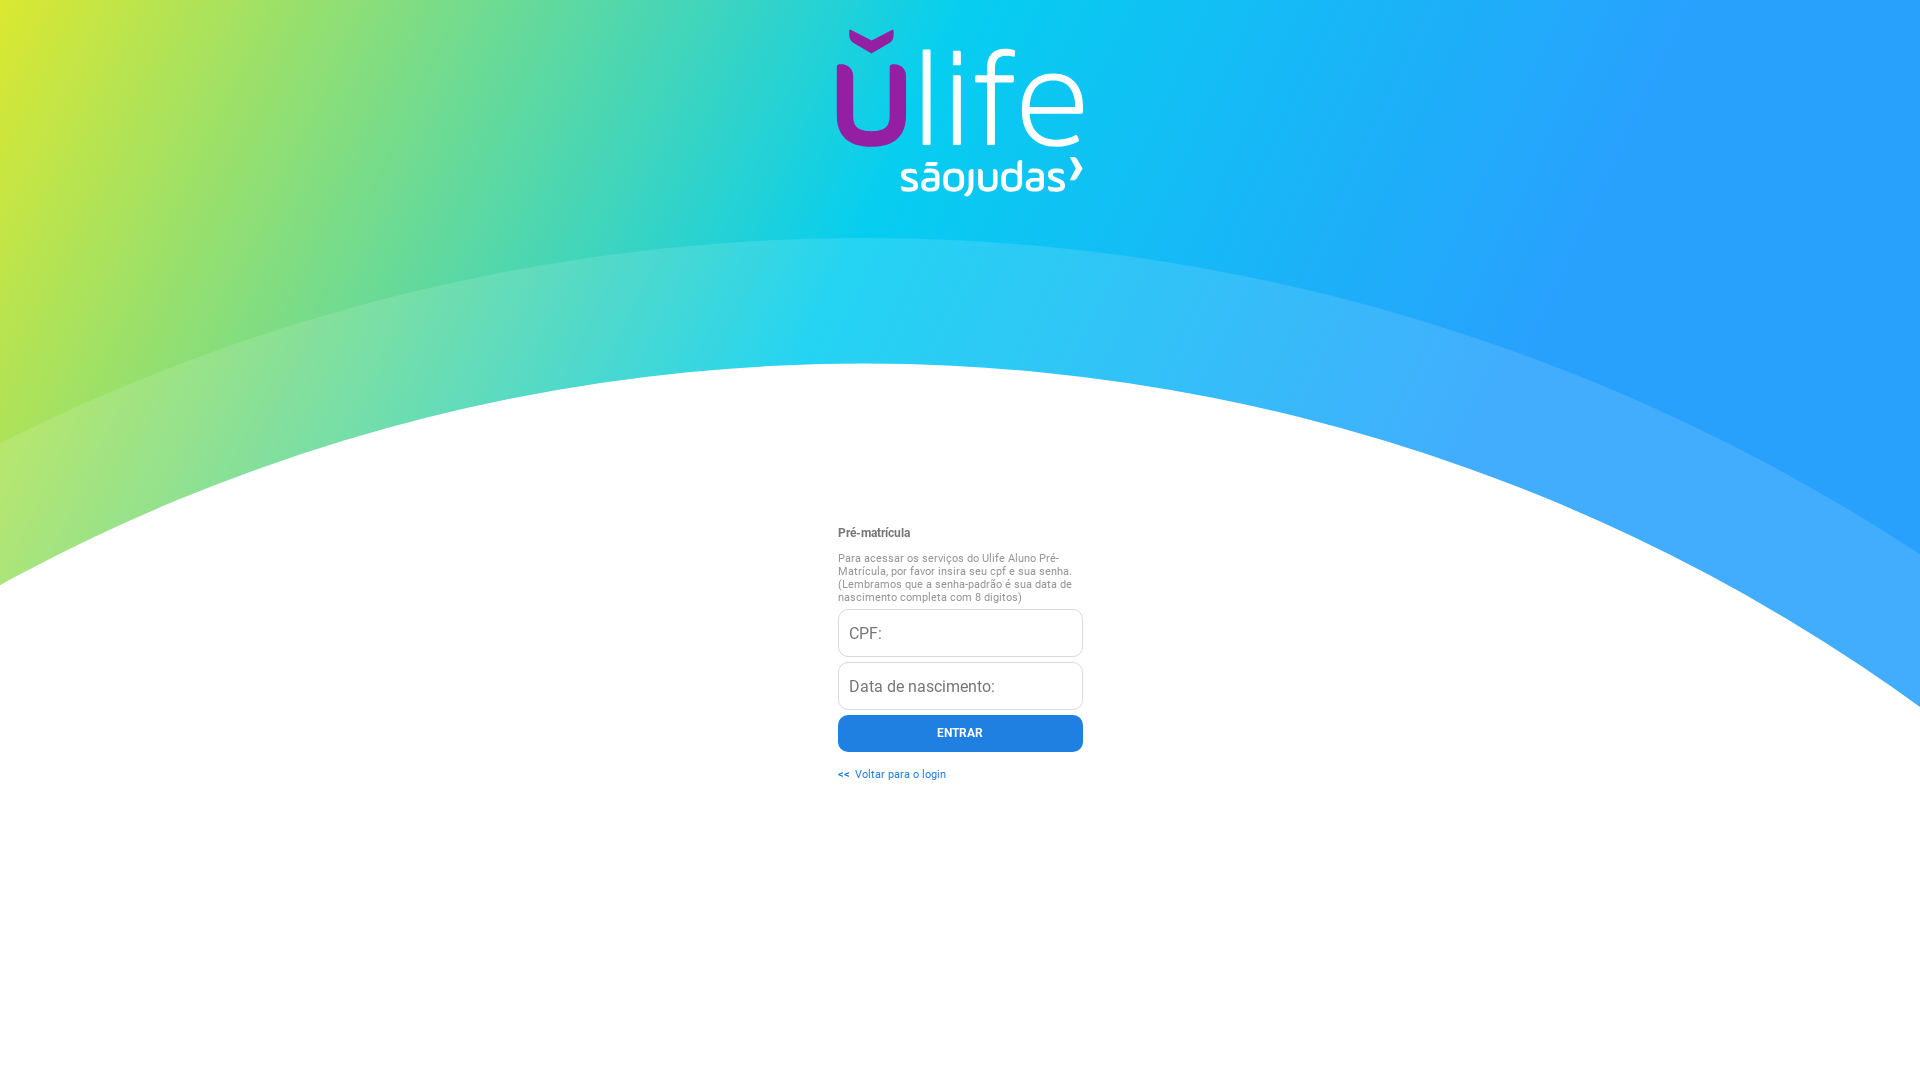 The width and height of the screenshot is (1920, 1080). What do you see at coordinates (891, 773) in the screenshot?
I see `'<<Voltar para o login'` at bounding box center [891, 773].